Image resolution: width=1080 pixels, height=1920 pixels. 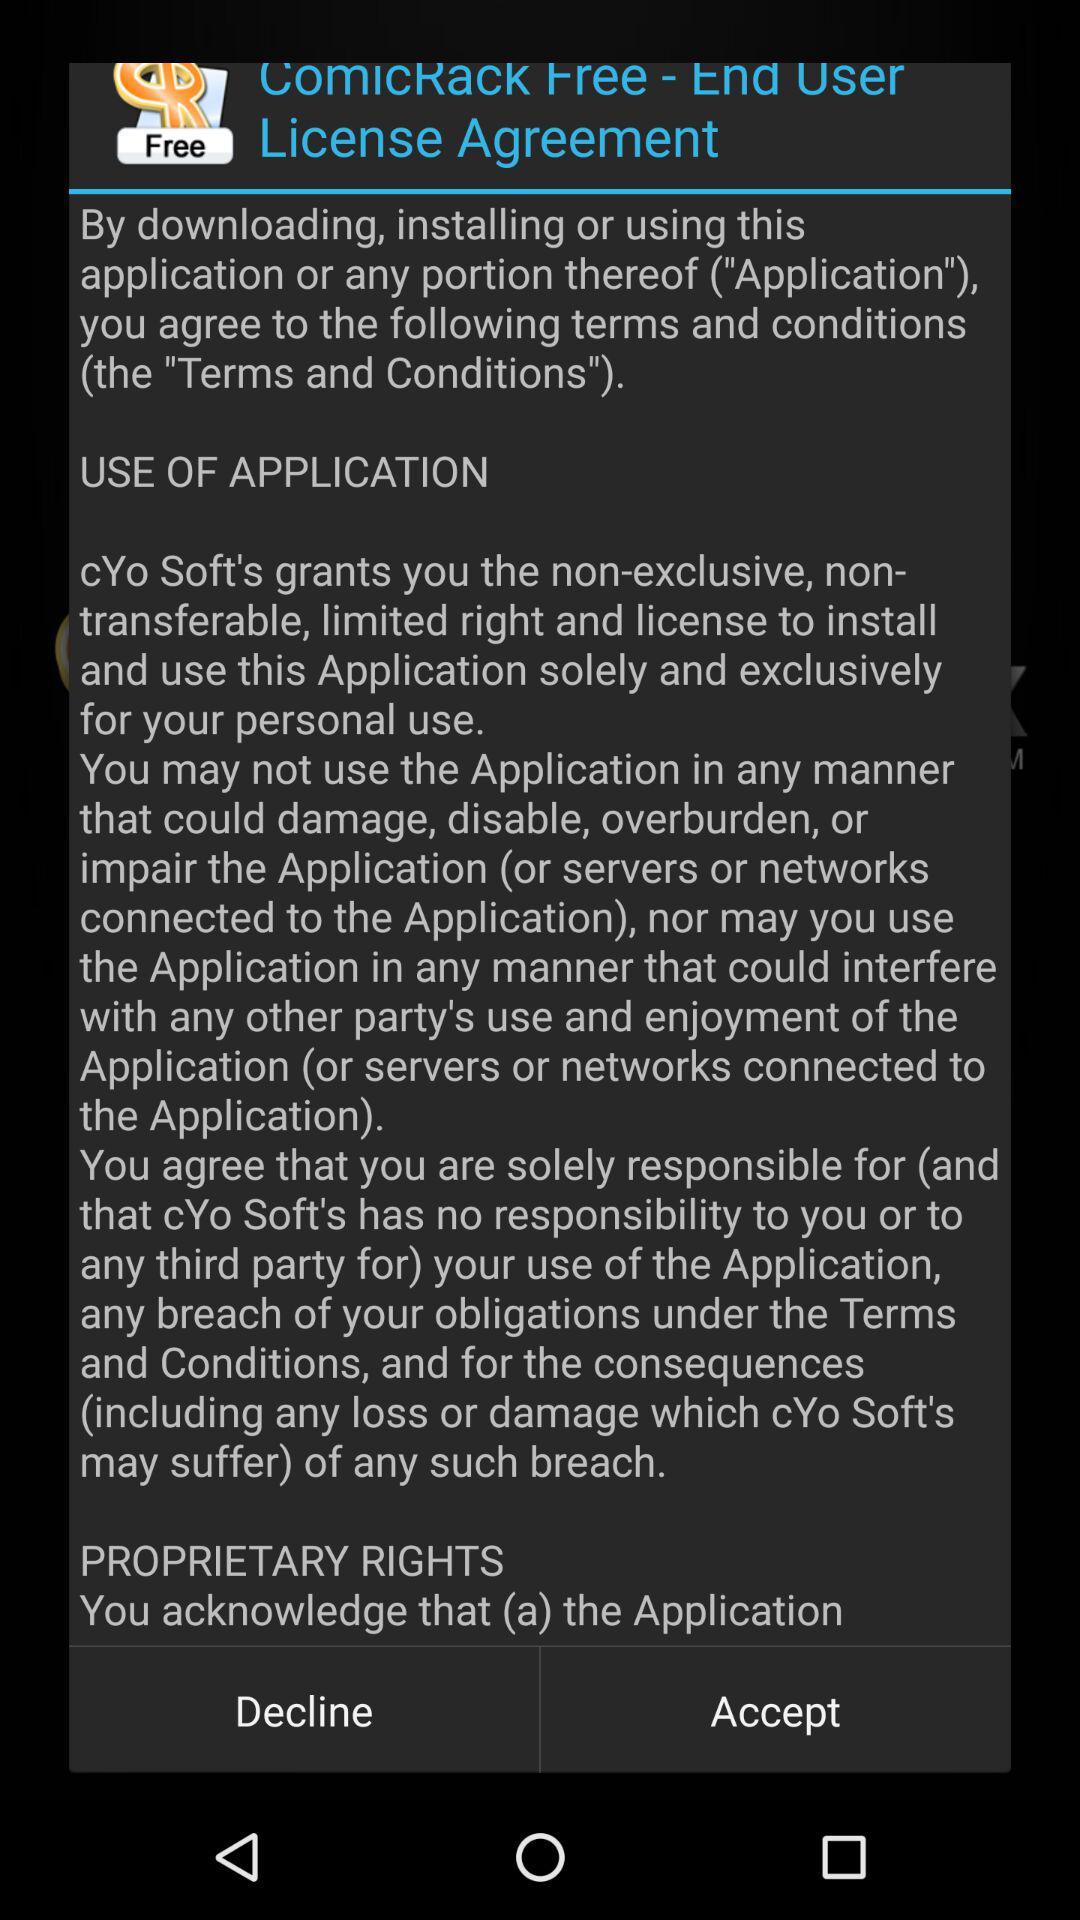 I want to click on item at the bottom left corner, so click(x=304, y=1708).